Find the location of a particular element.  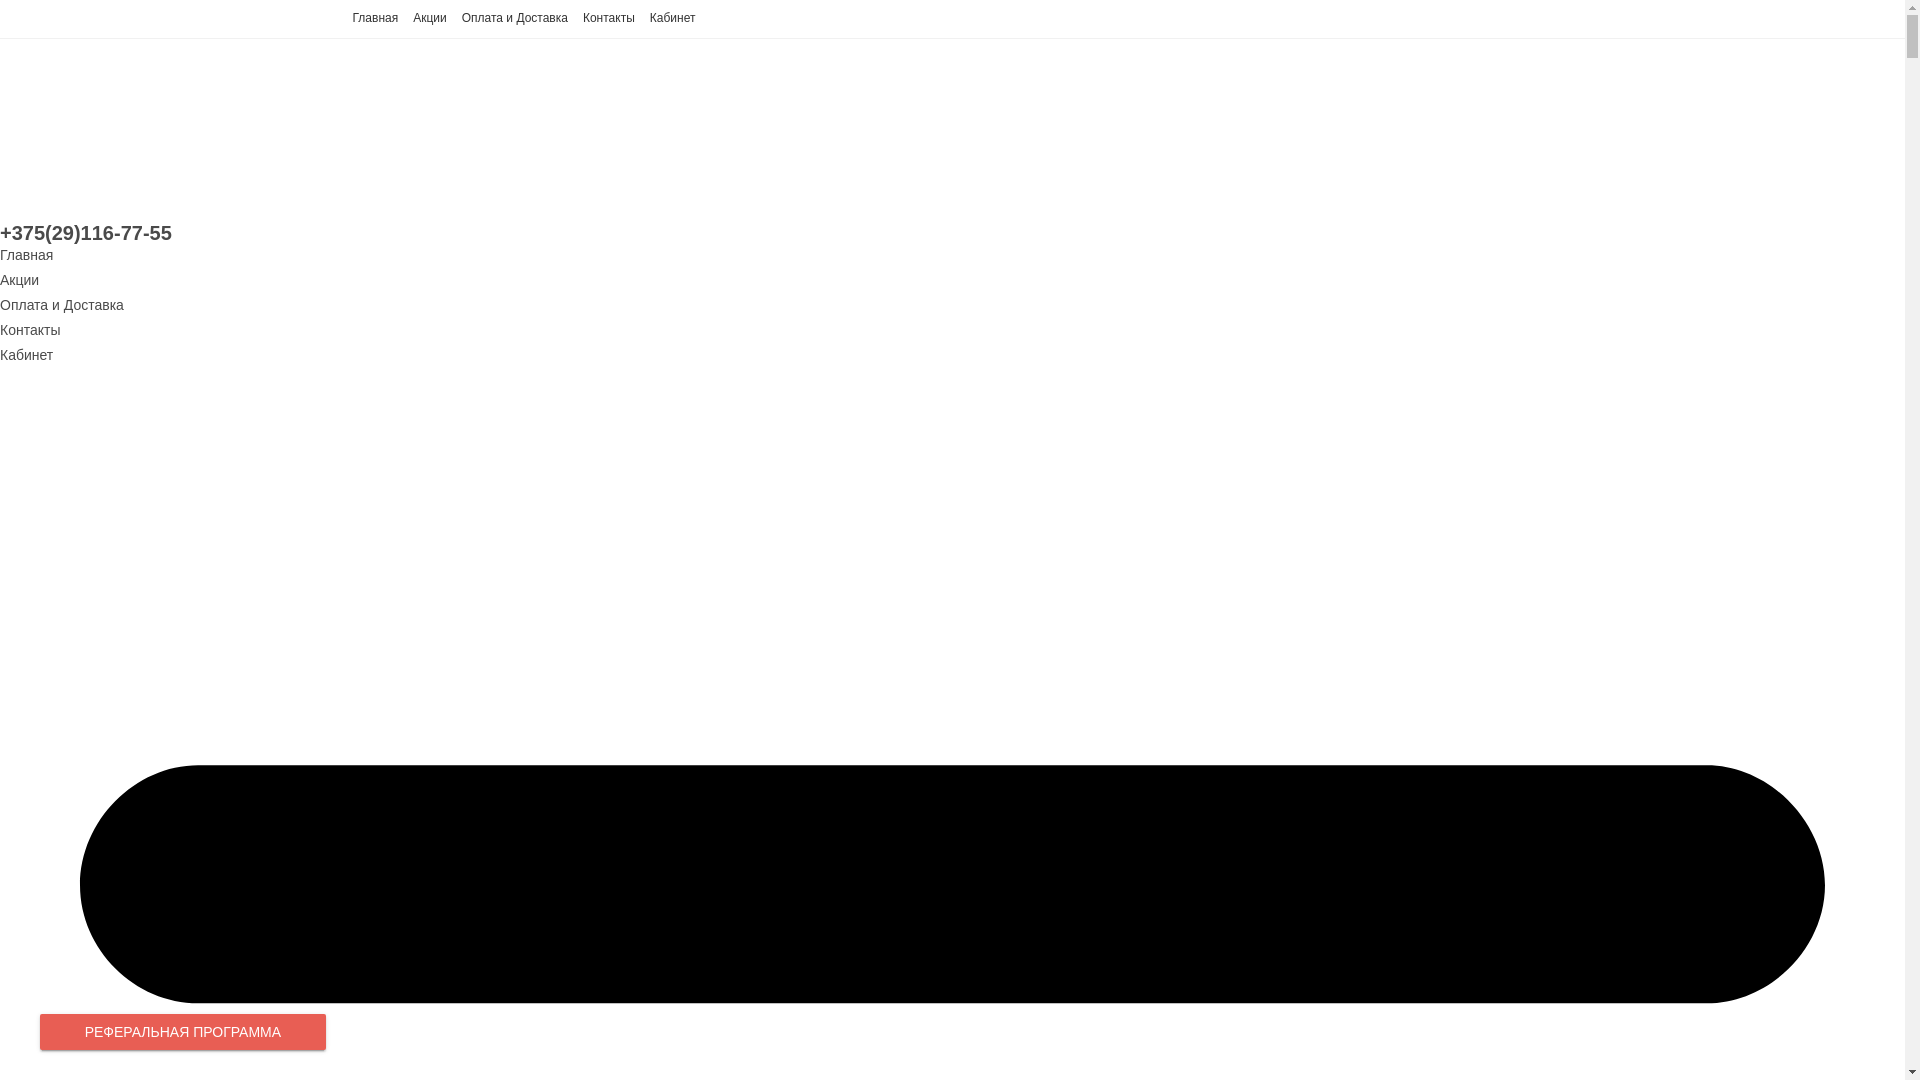

'+375(29)116-77-55' is located at coordinates (85, 231).